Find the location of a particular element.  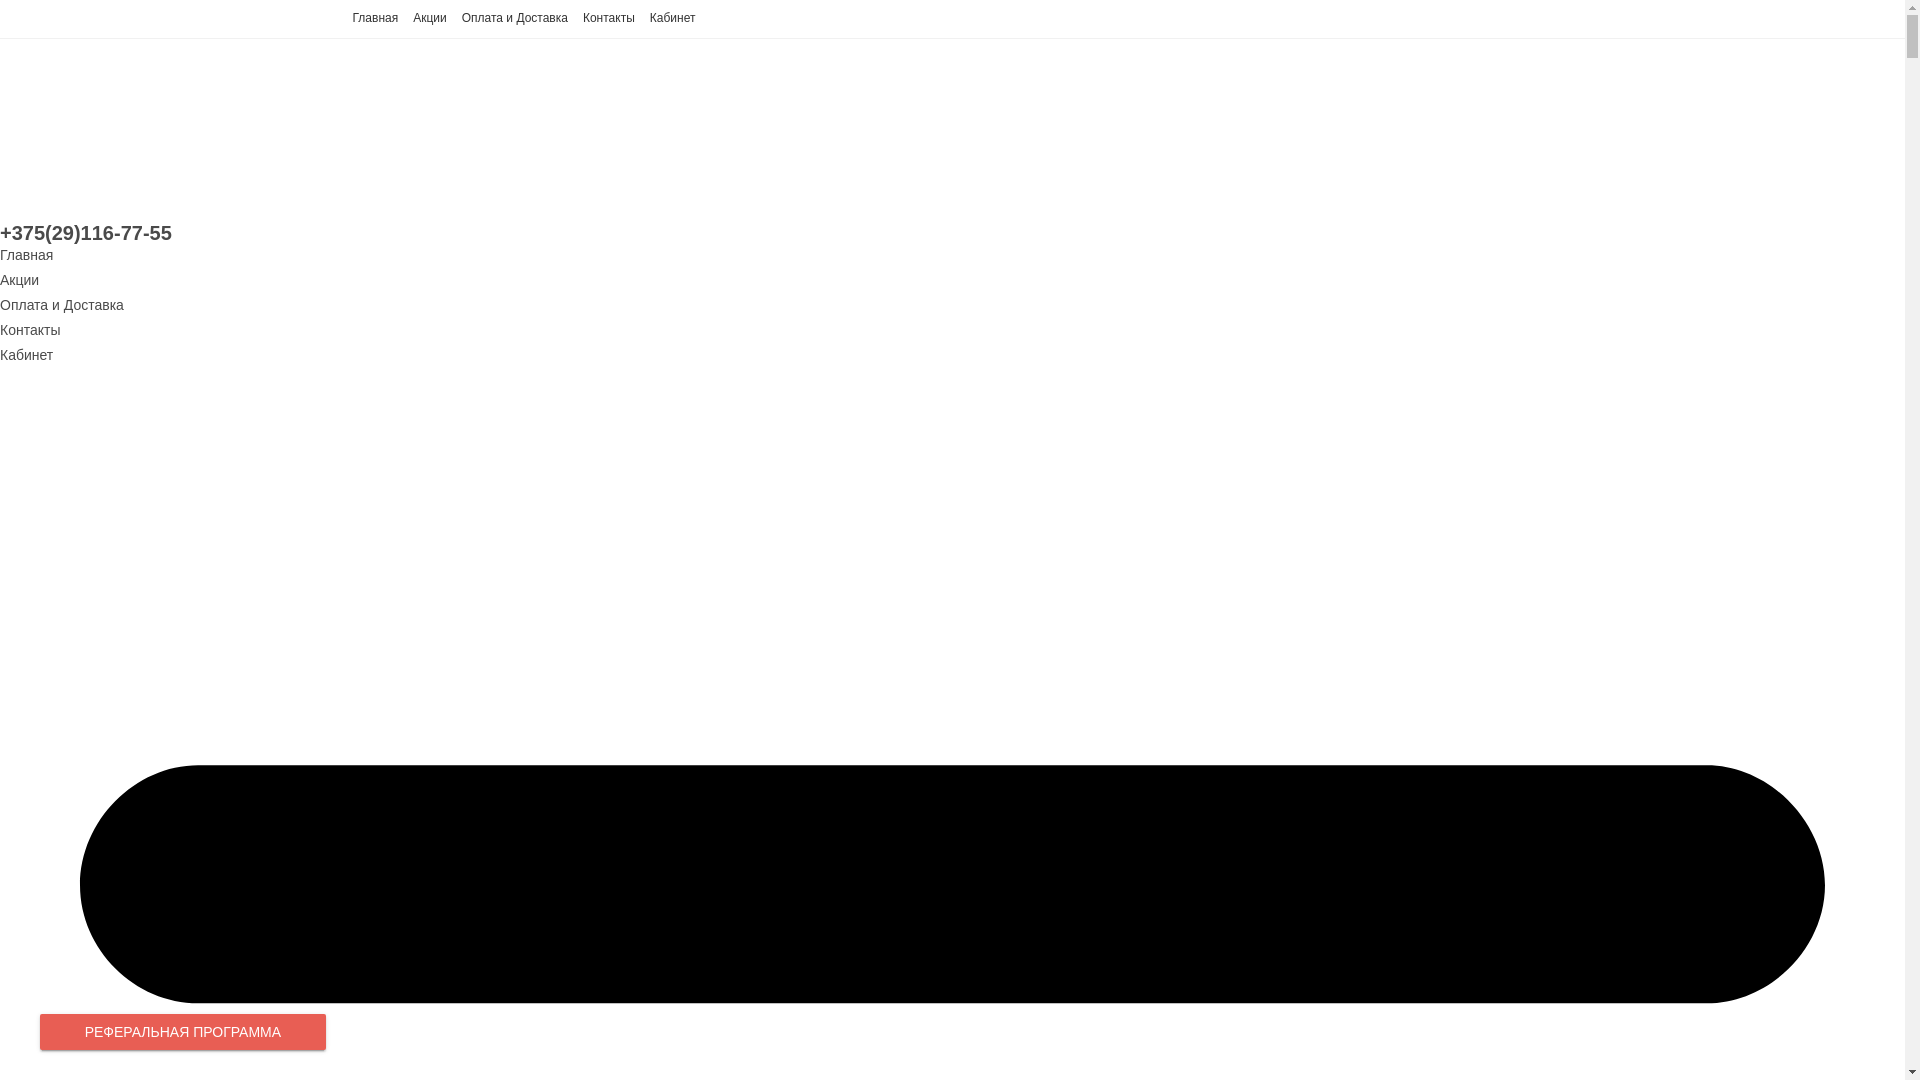

'+375(29)116-77-55' is located at coordinates (85, 231).